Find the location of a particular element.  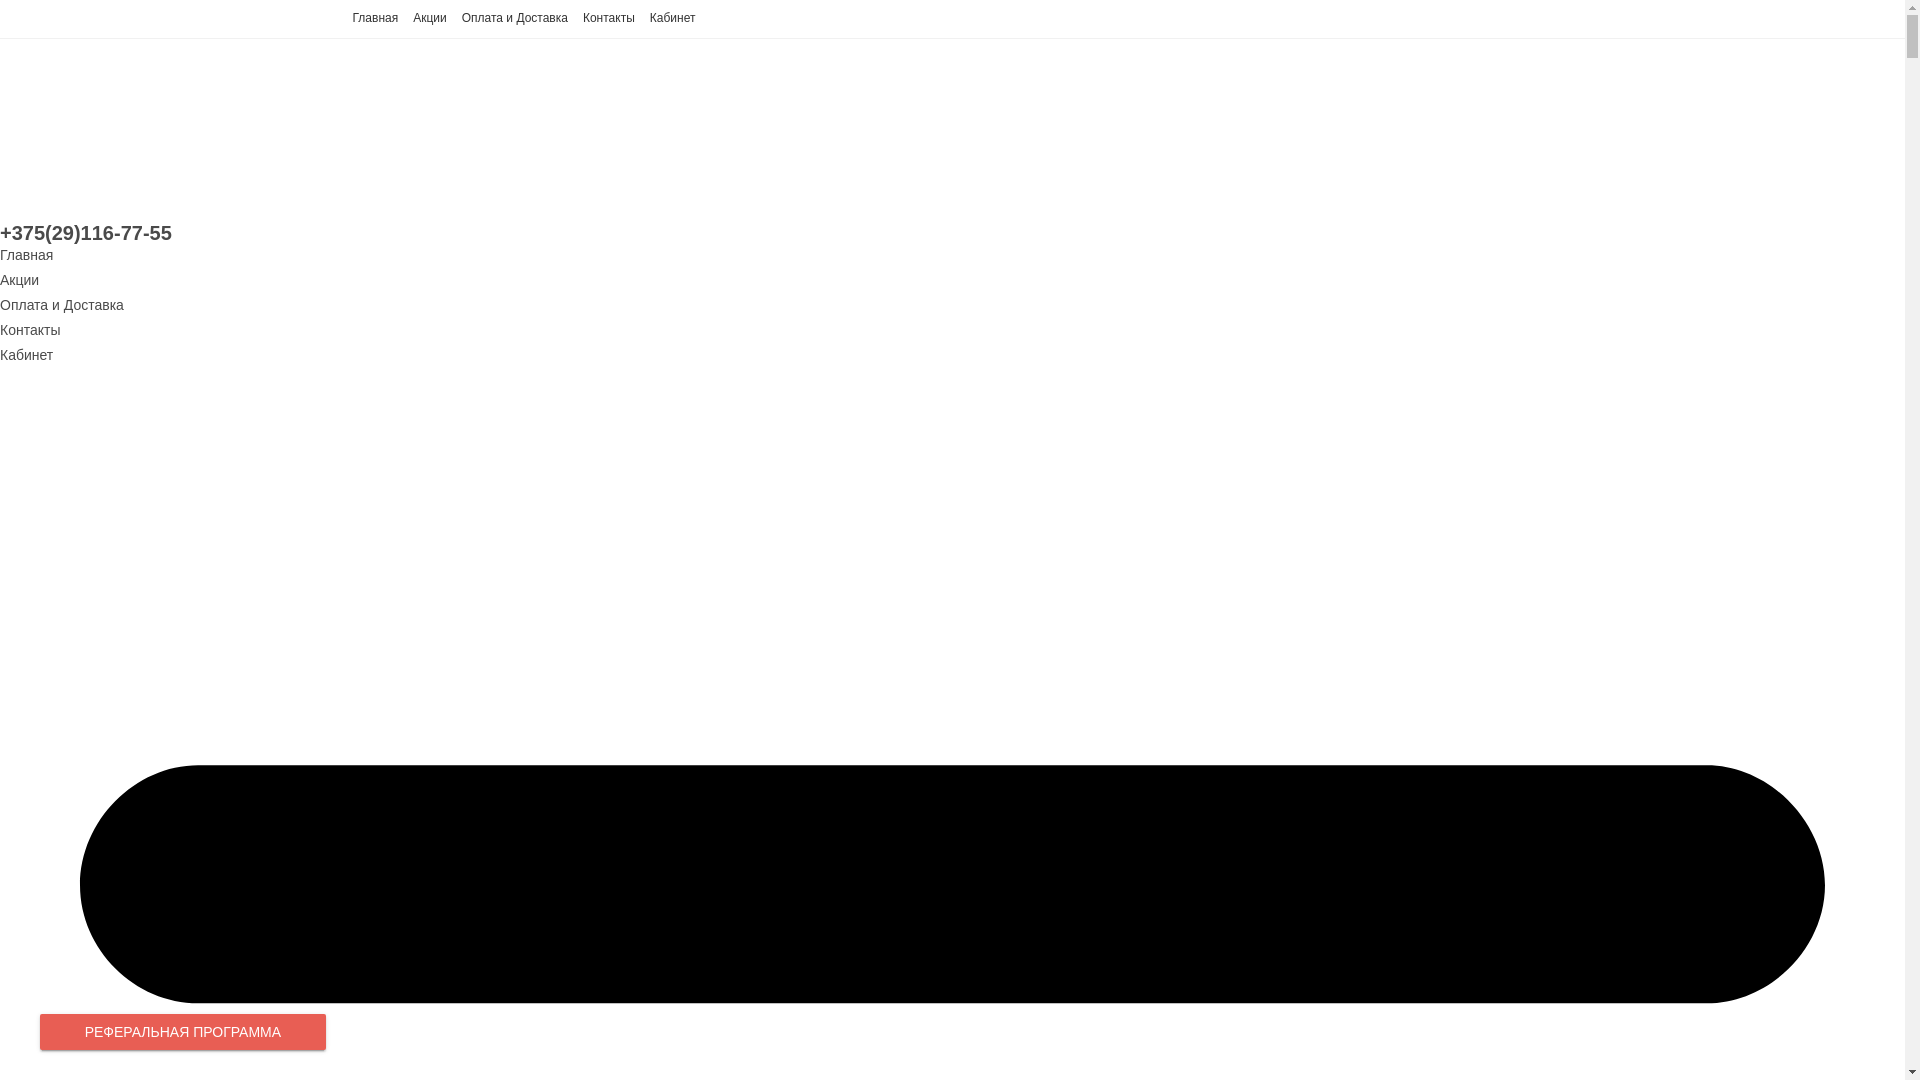

'+375(29)116-77-55' is located at coordinates (85, 231).